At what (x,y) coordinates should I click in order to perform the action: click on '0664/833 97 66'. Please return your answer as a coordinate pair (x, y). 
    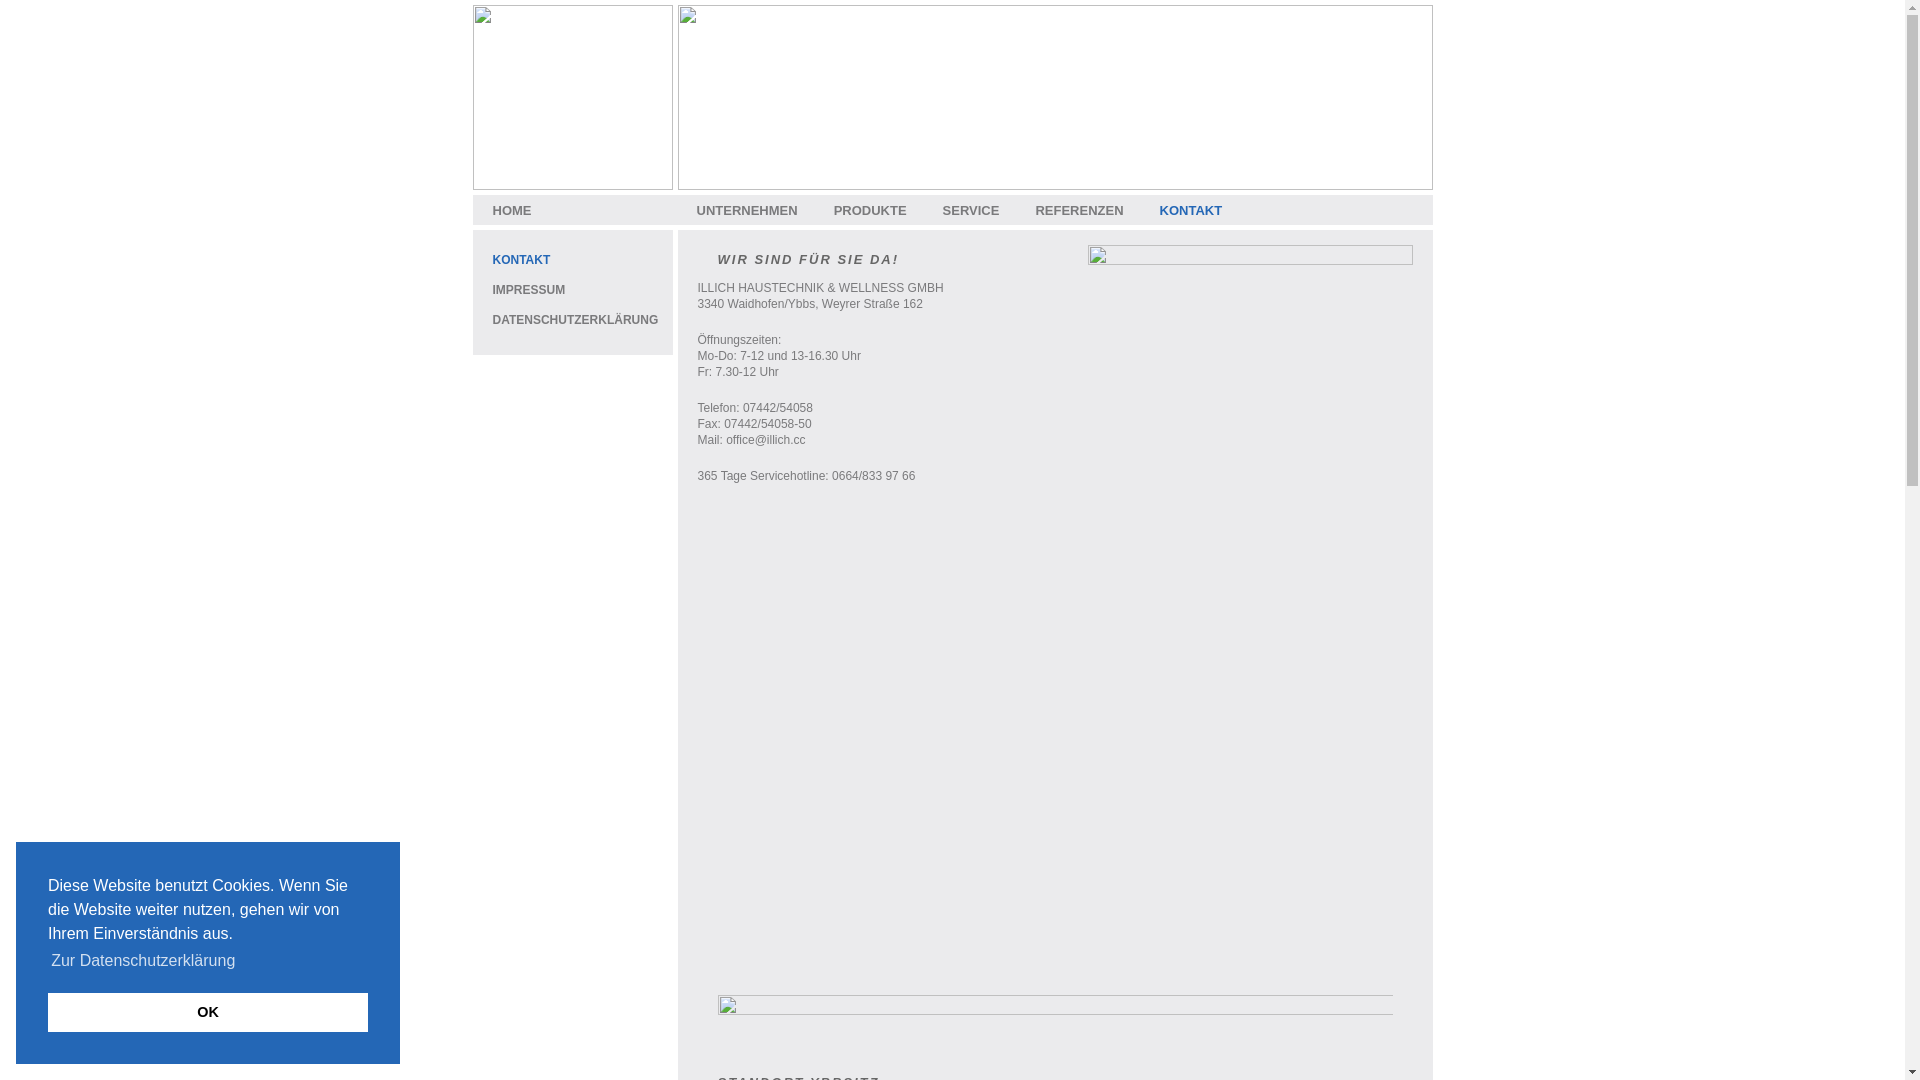
    Looking at the image, I should click on (873, 475).